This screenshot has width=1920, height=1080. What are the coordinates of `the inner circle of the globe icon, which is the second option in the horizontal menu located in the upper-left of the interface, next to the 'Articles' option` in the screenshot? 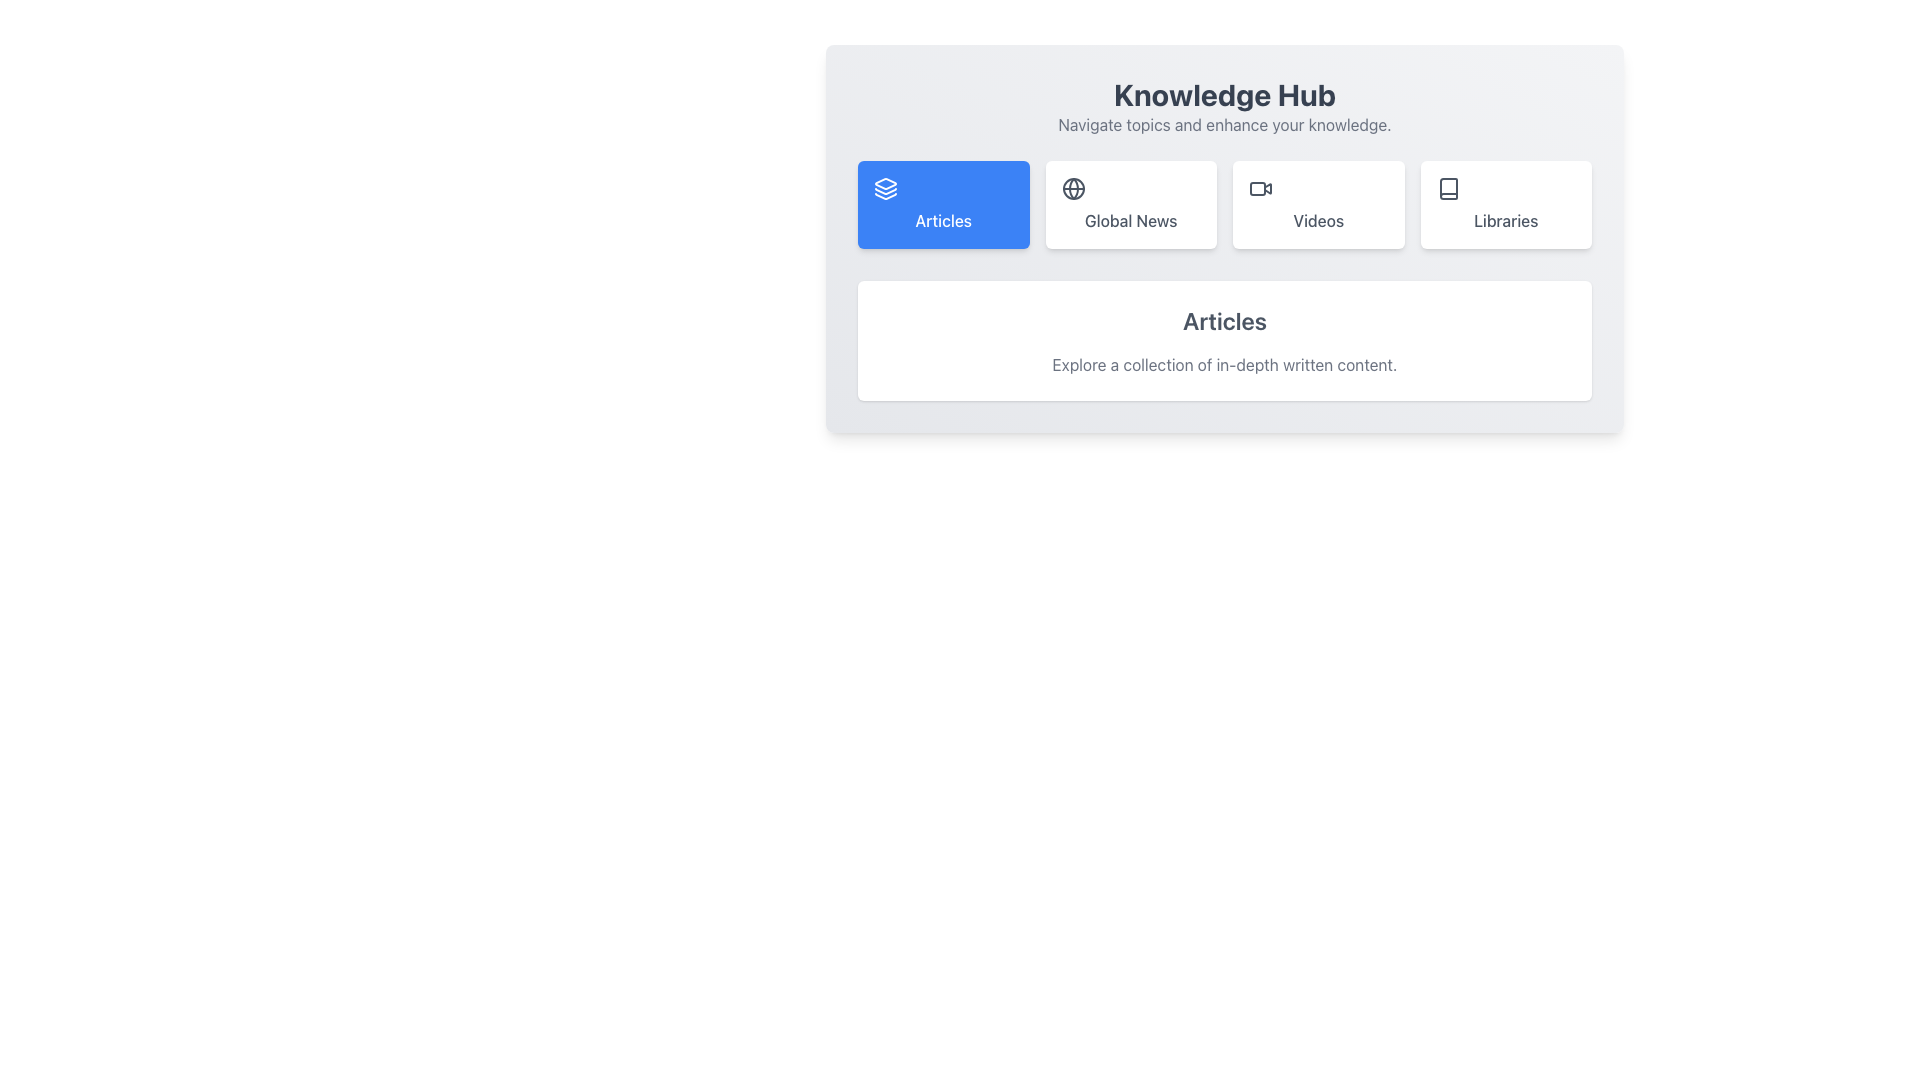 It's located at (1072, 189).